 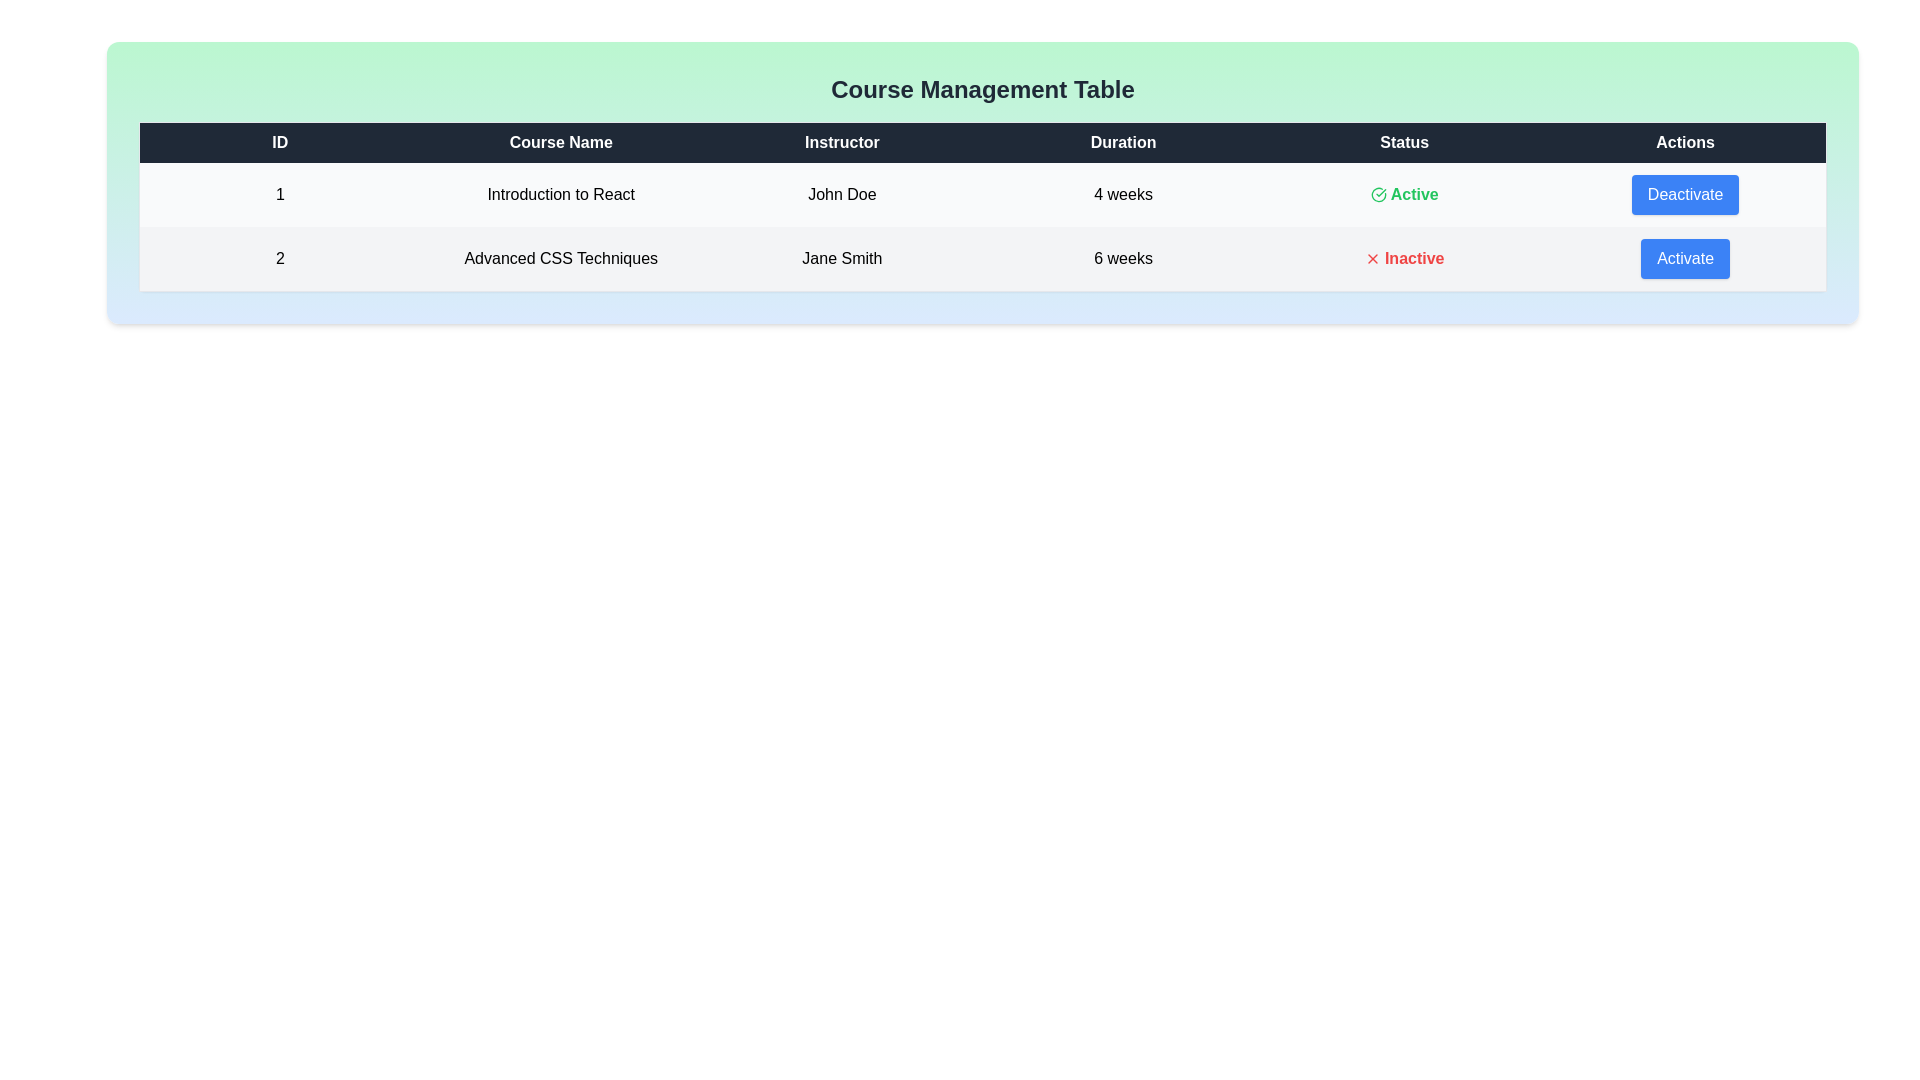 What do you see at coordinates (1403, 258) in the screenshot?
I see `status of the course 'Advanced CSS Techniques' indicated by the status indicator with text and icon located in the 'Status' column of the second row of the table` at bounding box center [1403, 258].